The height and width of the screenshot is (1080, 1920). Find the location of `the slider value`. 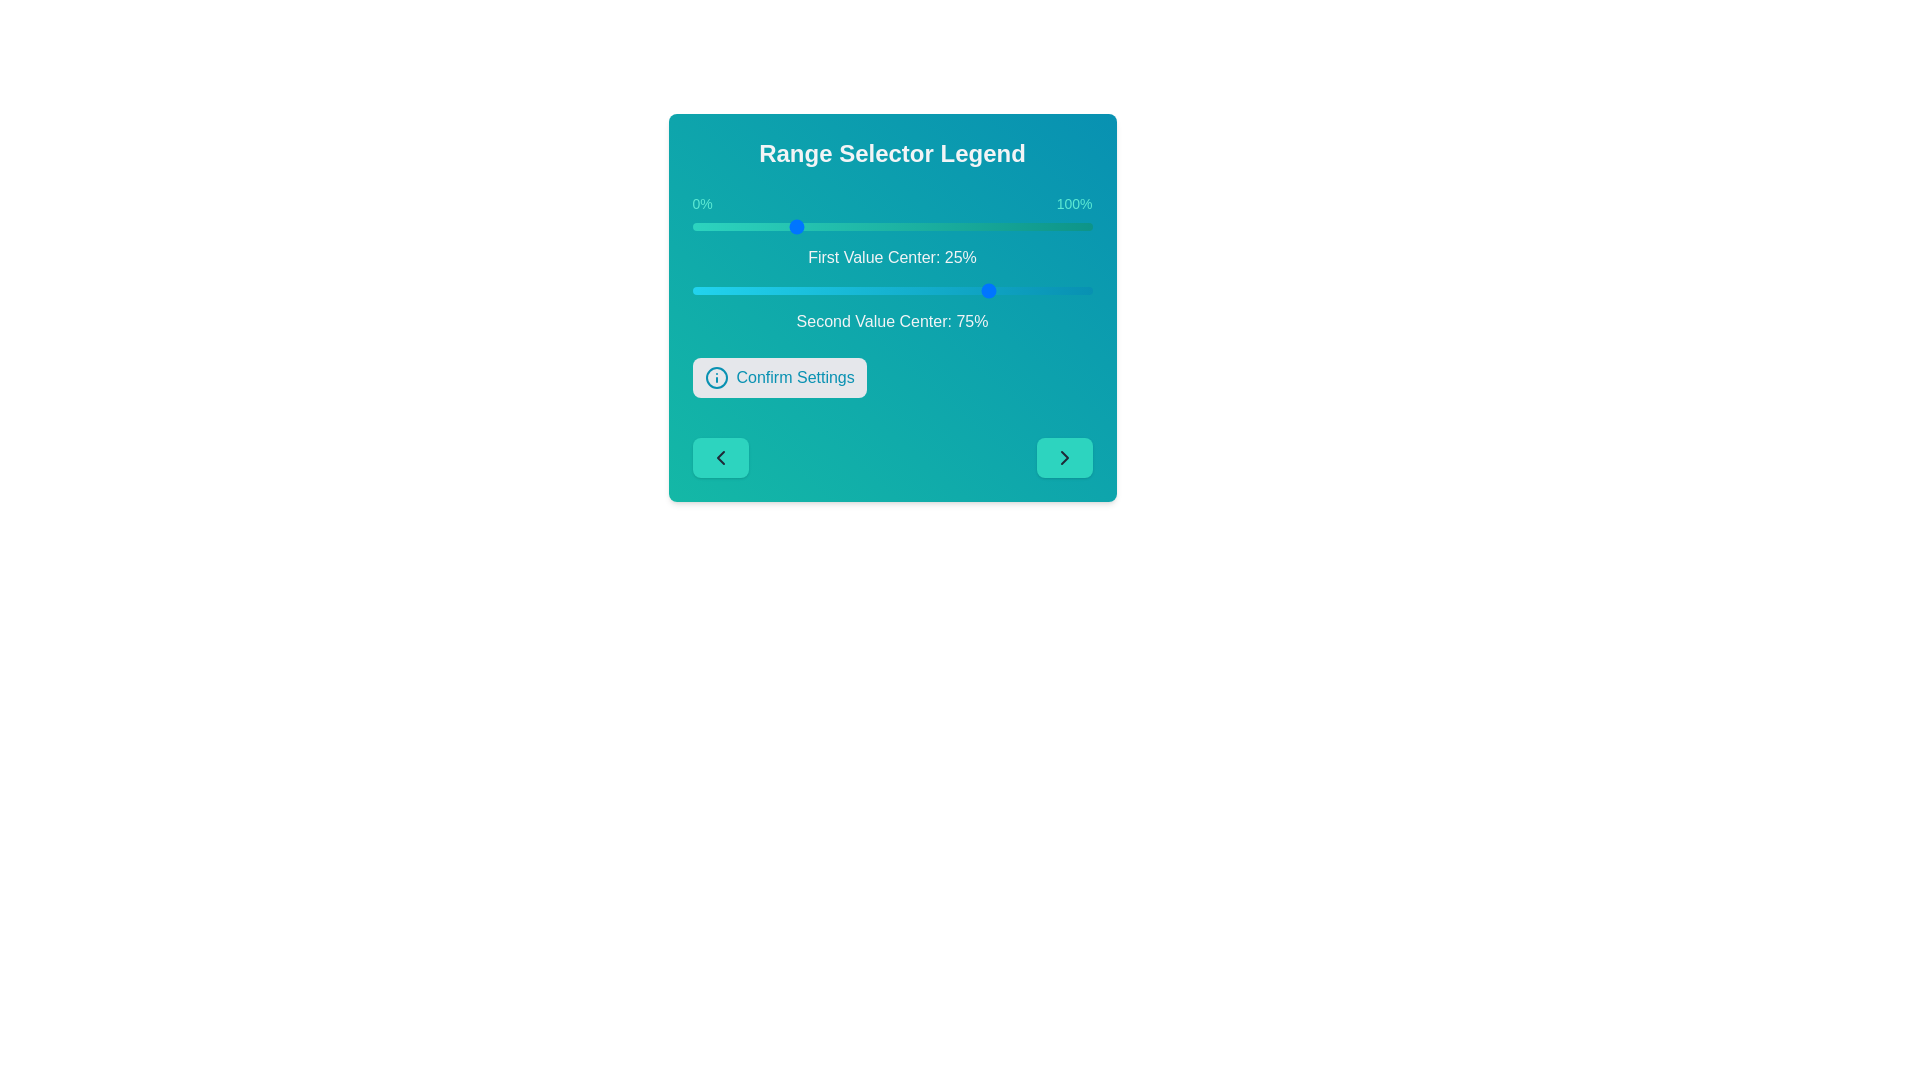

the slider value is located at coordinates (903, 290).